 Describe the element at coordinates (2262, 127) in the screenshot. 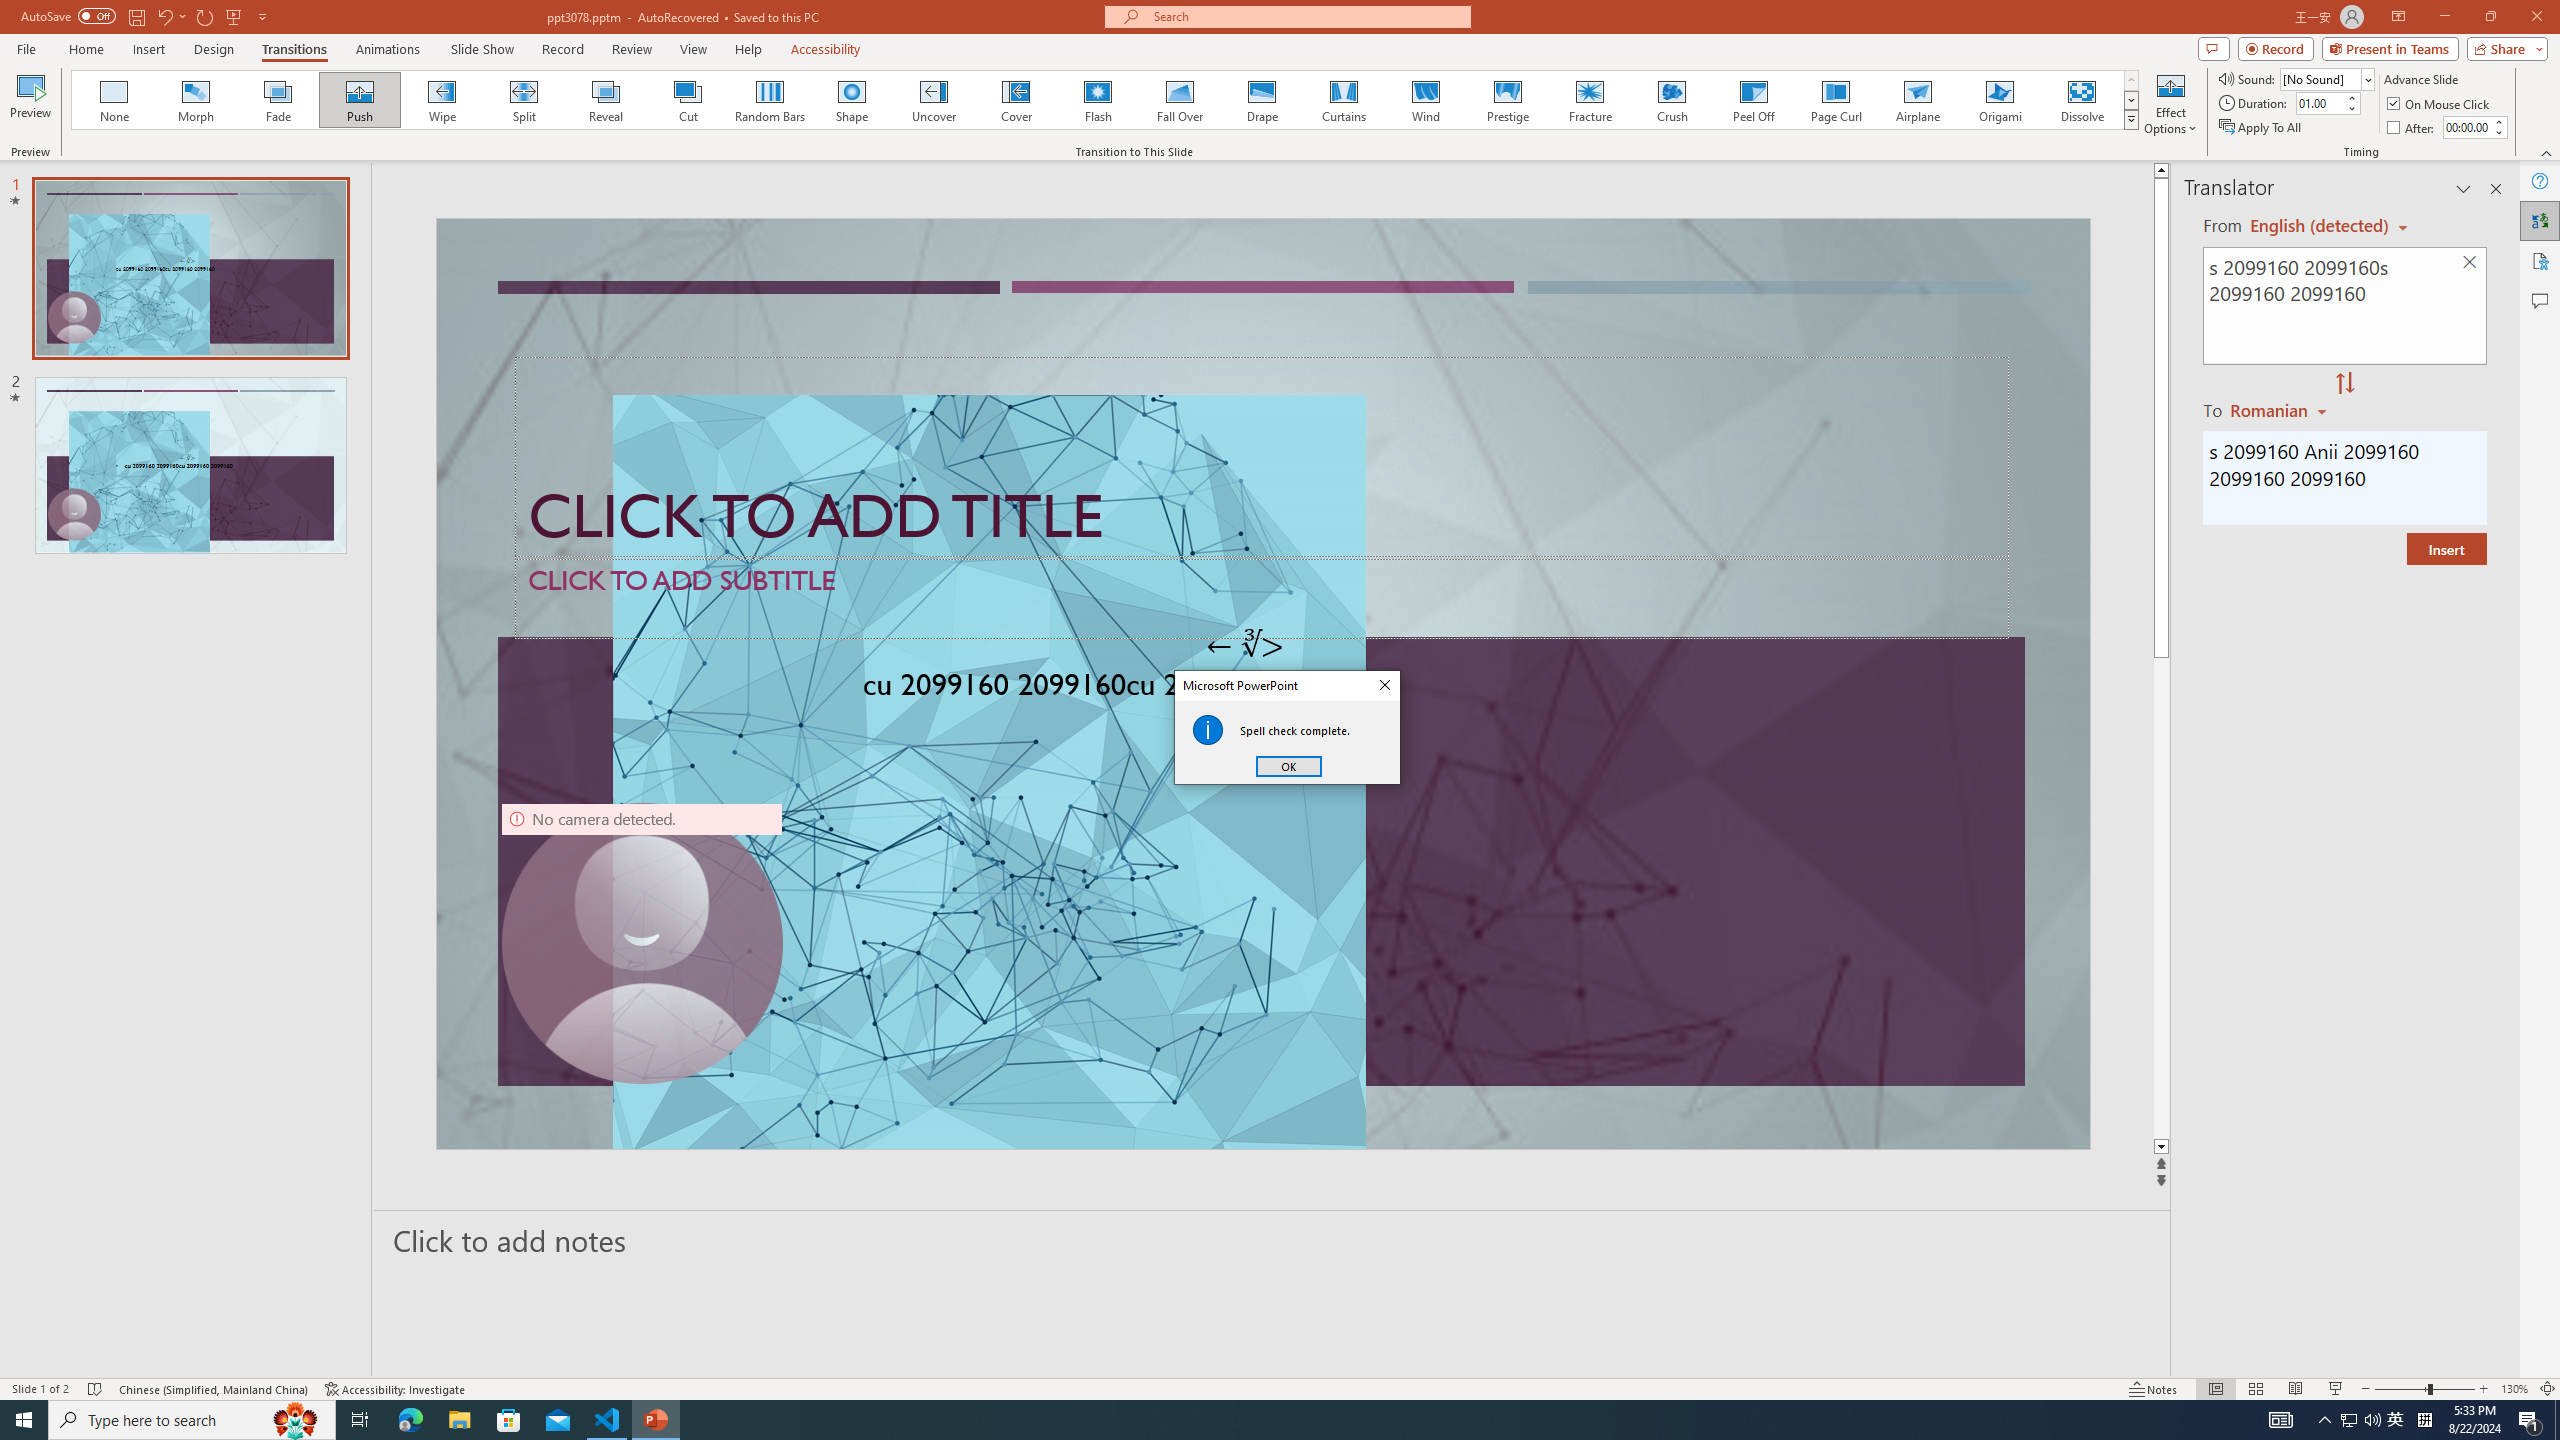

I see `'Apply To All'` at that location.